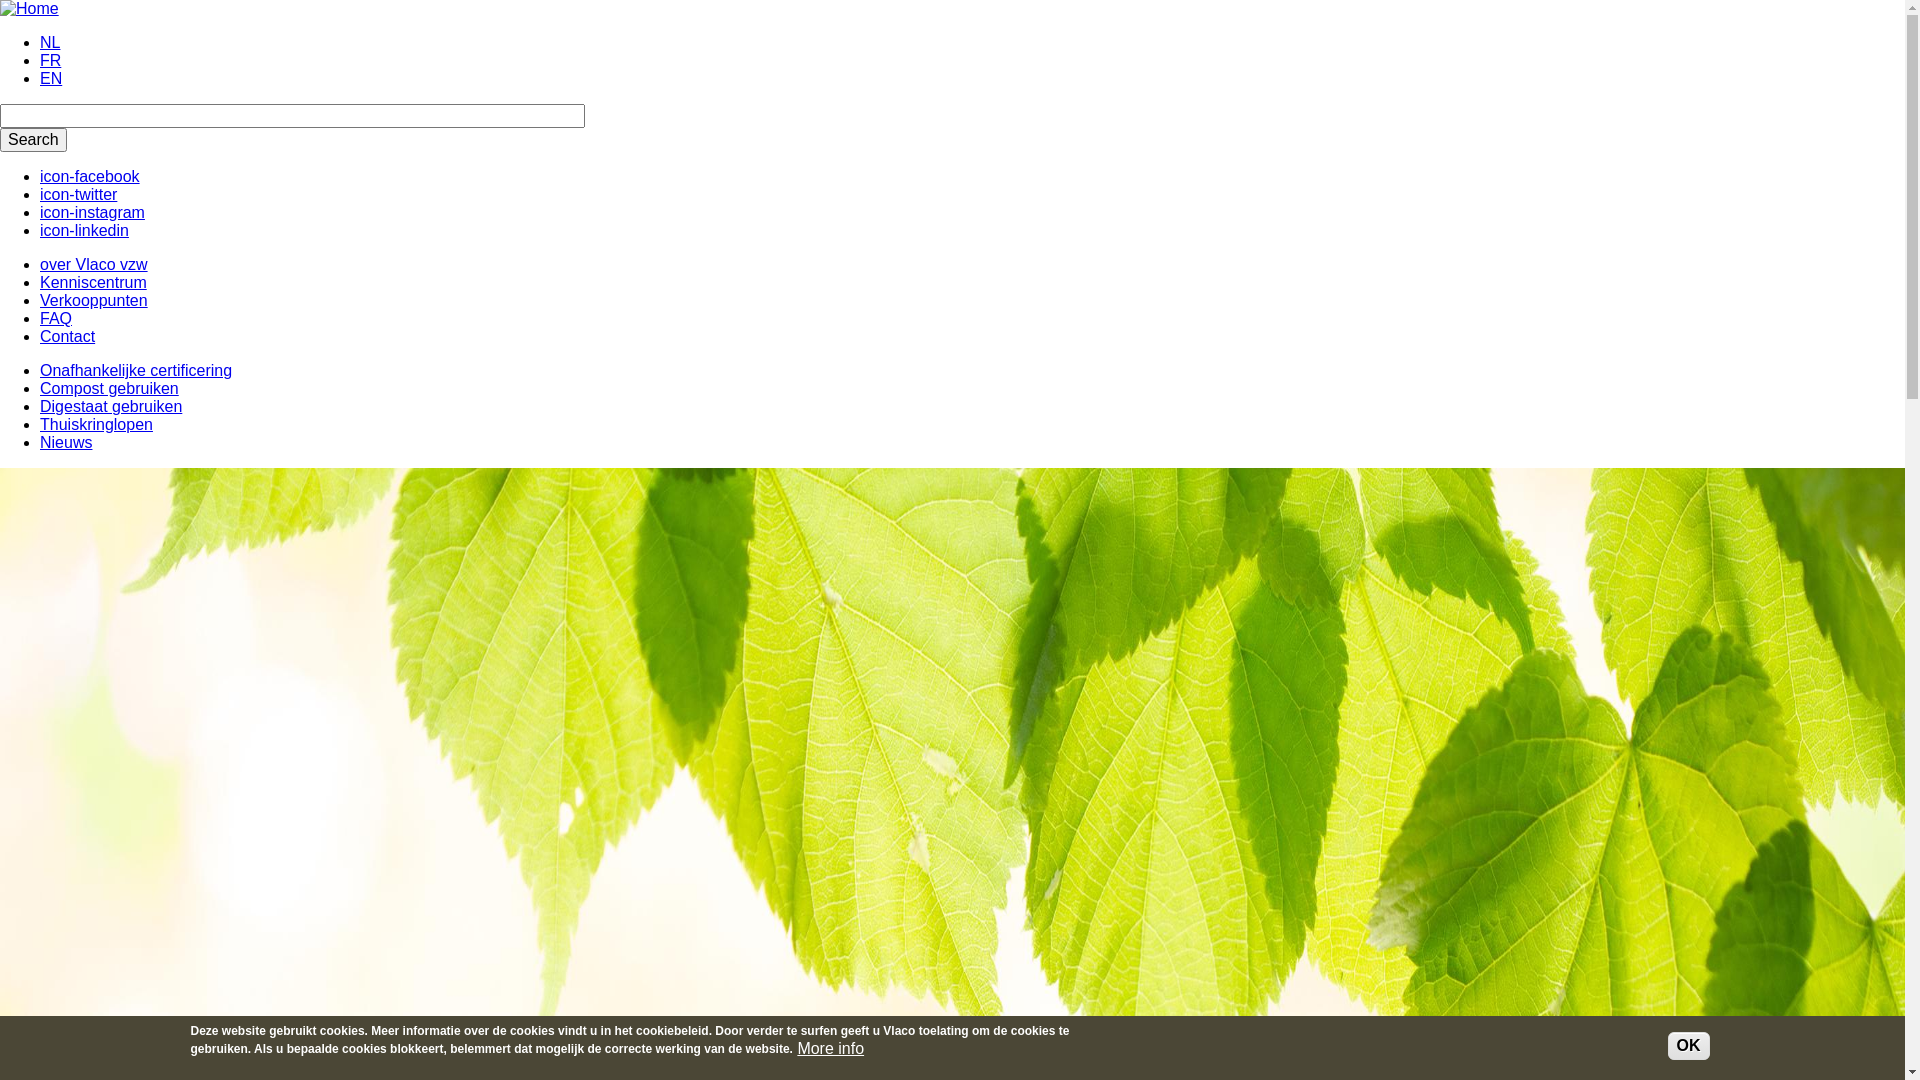  I want to click on 'Overslaan en naar de inhoud gaan', so click(0, 0).